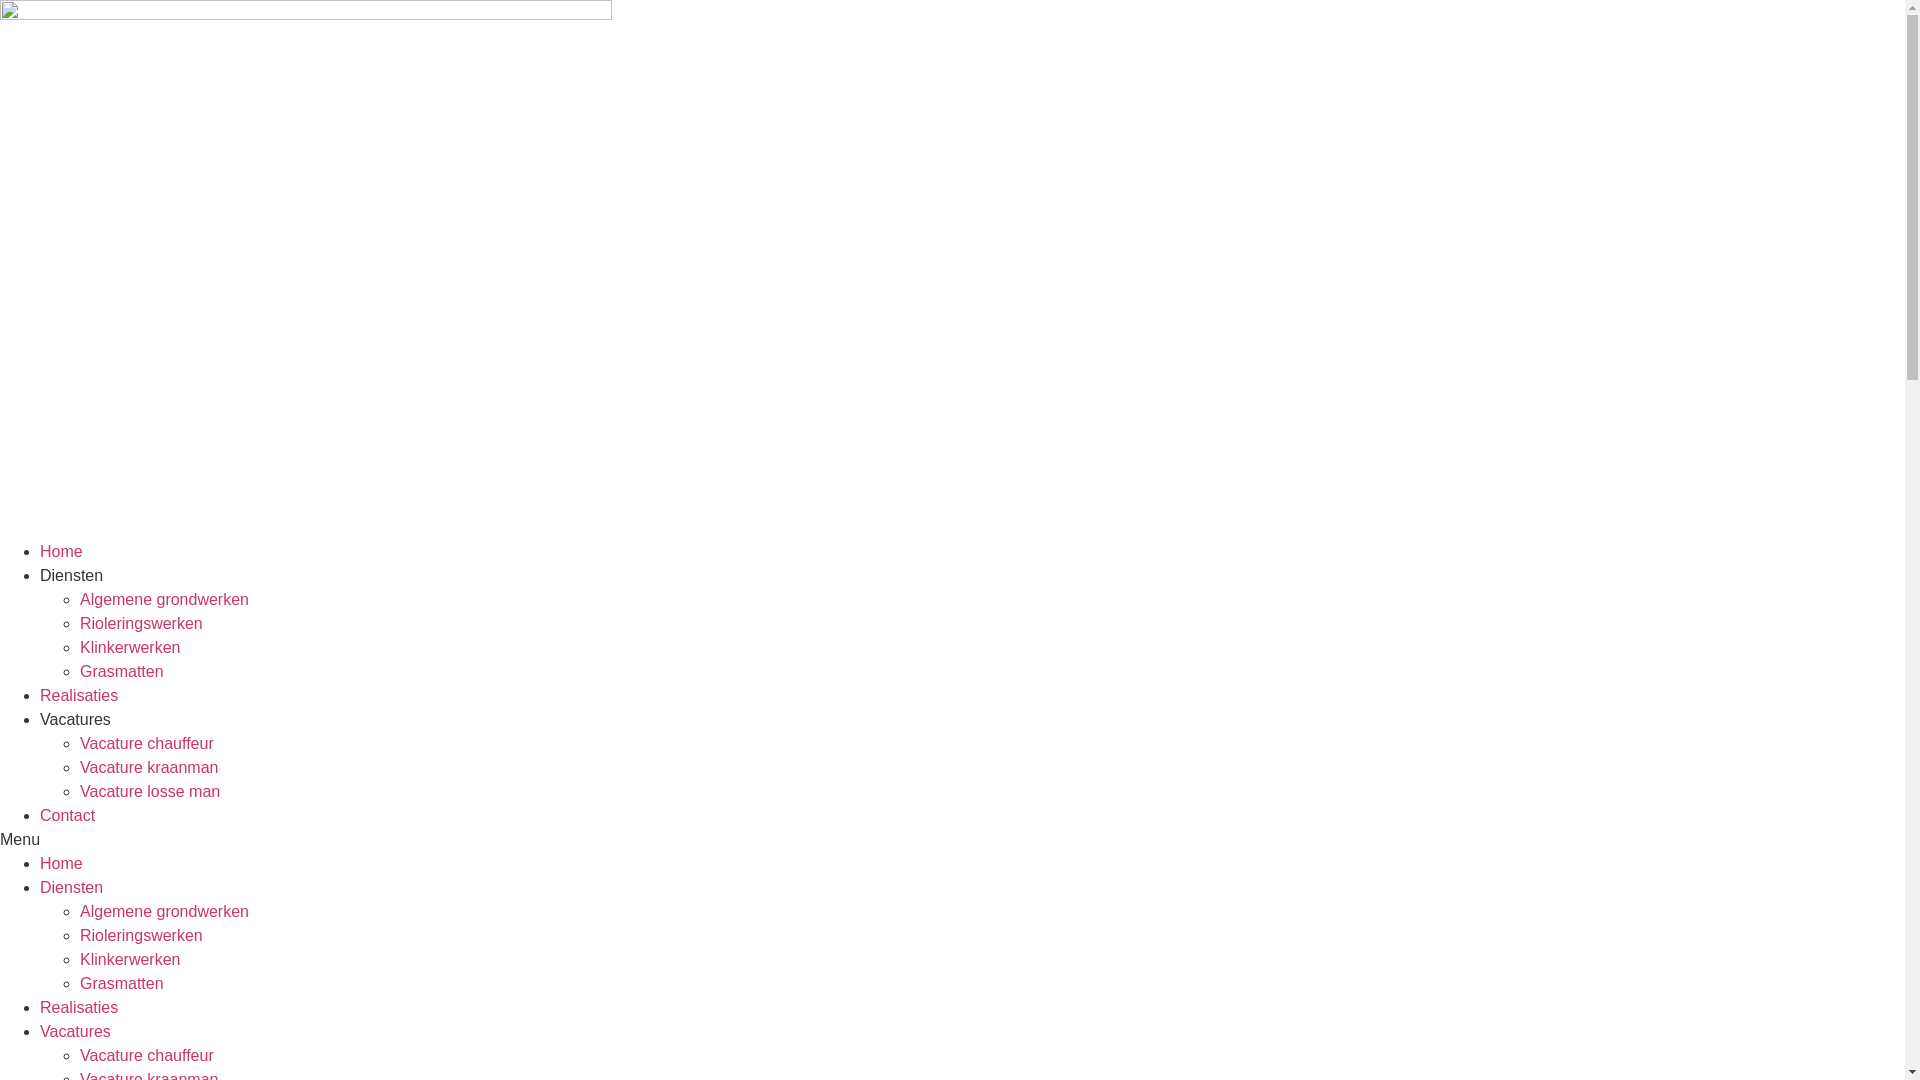  I want to click on 'Vacature chauffeur', so click(146, 1054).